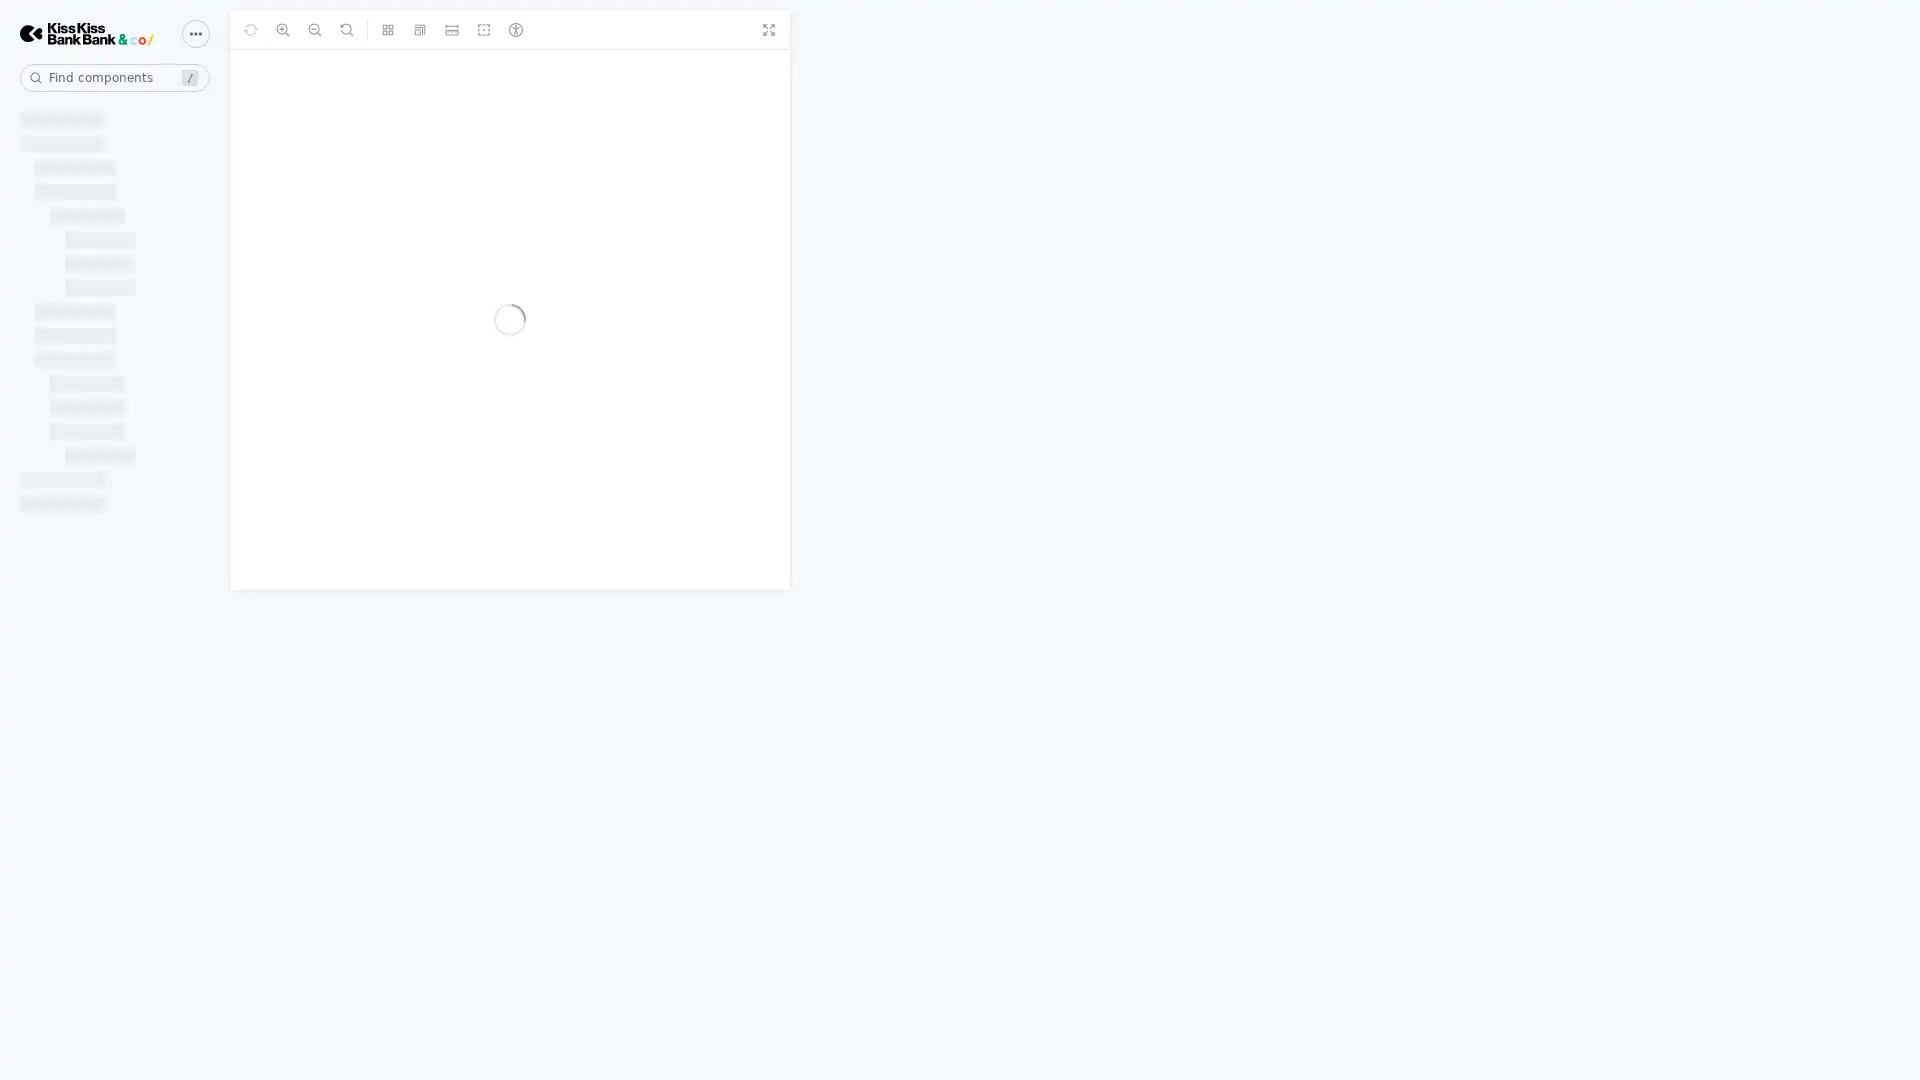  Describe the element at coordinates (405, 30) in the screenshot. I see `Remount component` at that location.